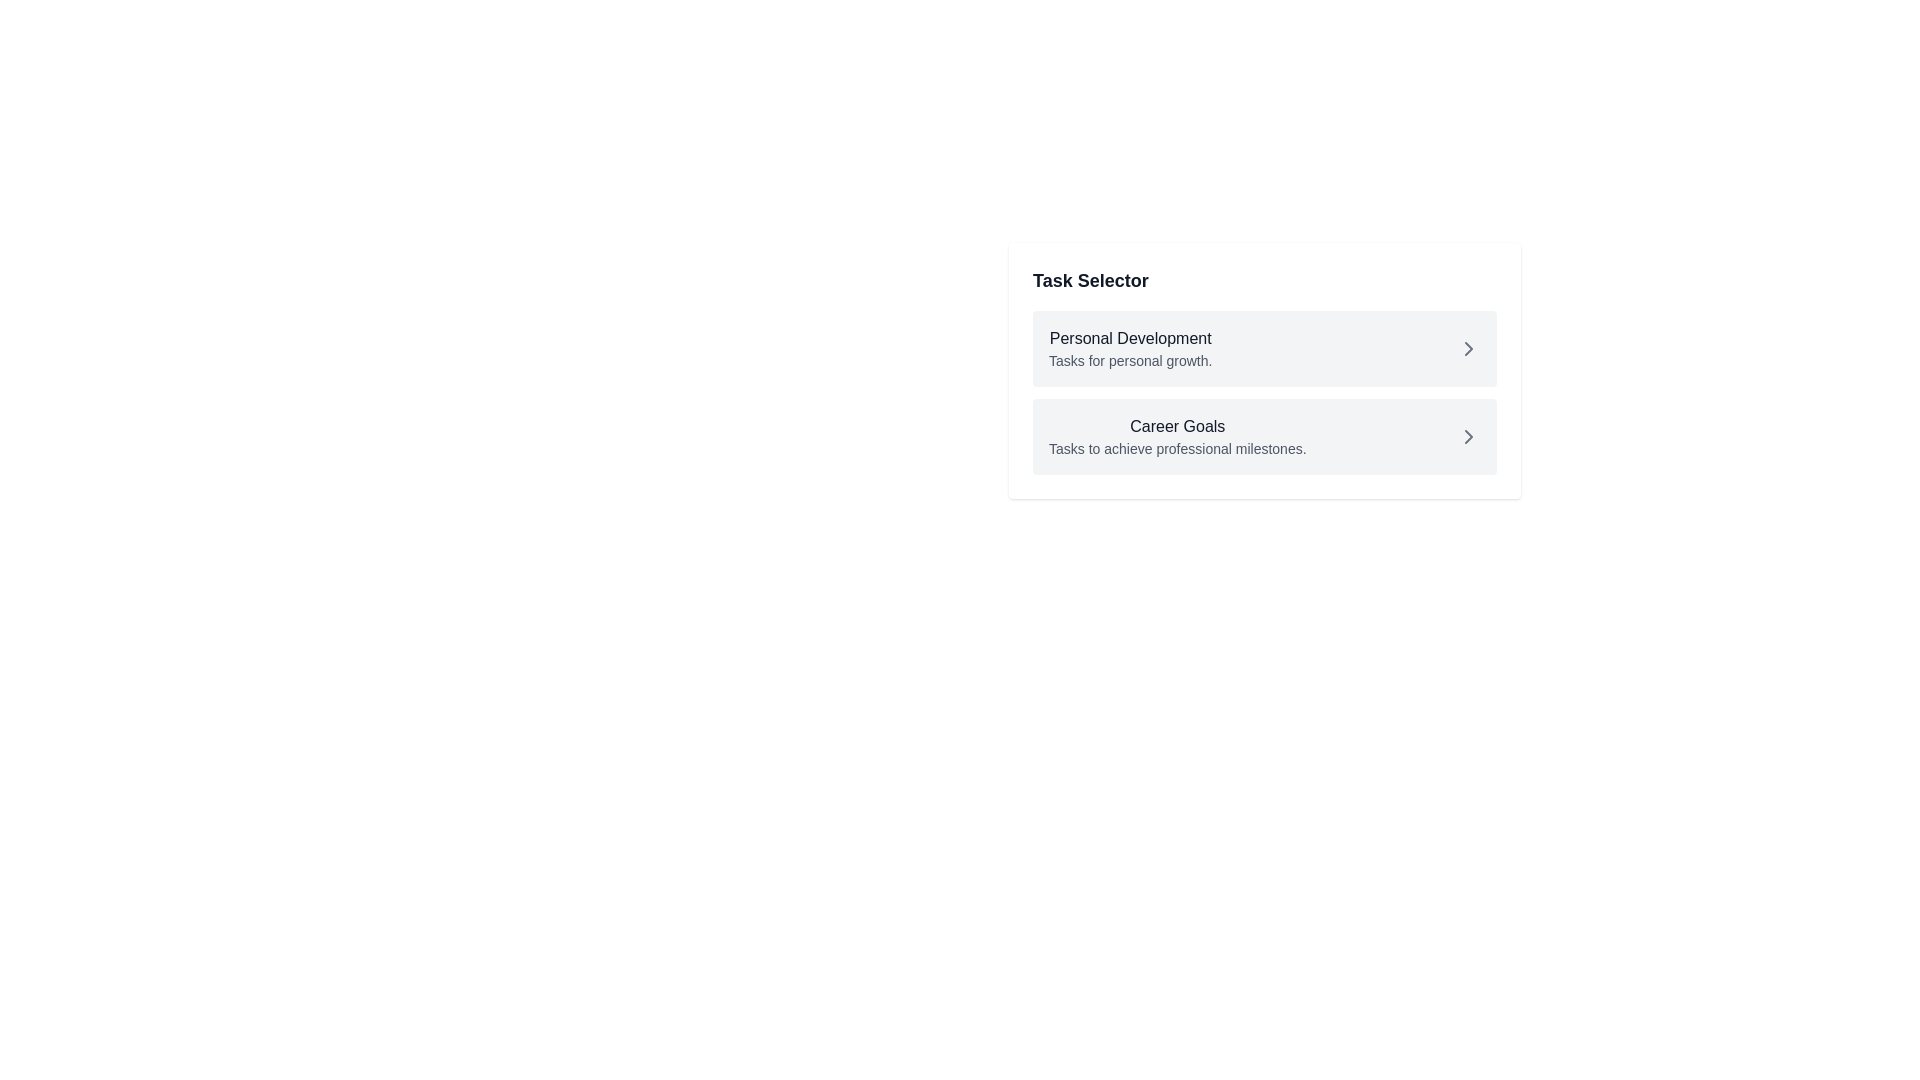  What do you see at coordinates (1130, 347) in the screenshot?
I see `text from the Text Label that contains 'Personal Development' and 'Tasks for personal growth.' which is located in the upper half of the 'Task Selector' panel` at bounding box center [1130, 347].